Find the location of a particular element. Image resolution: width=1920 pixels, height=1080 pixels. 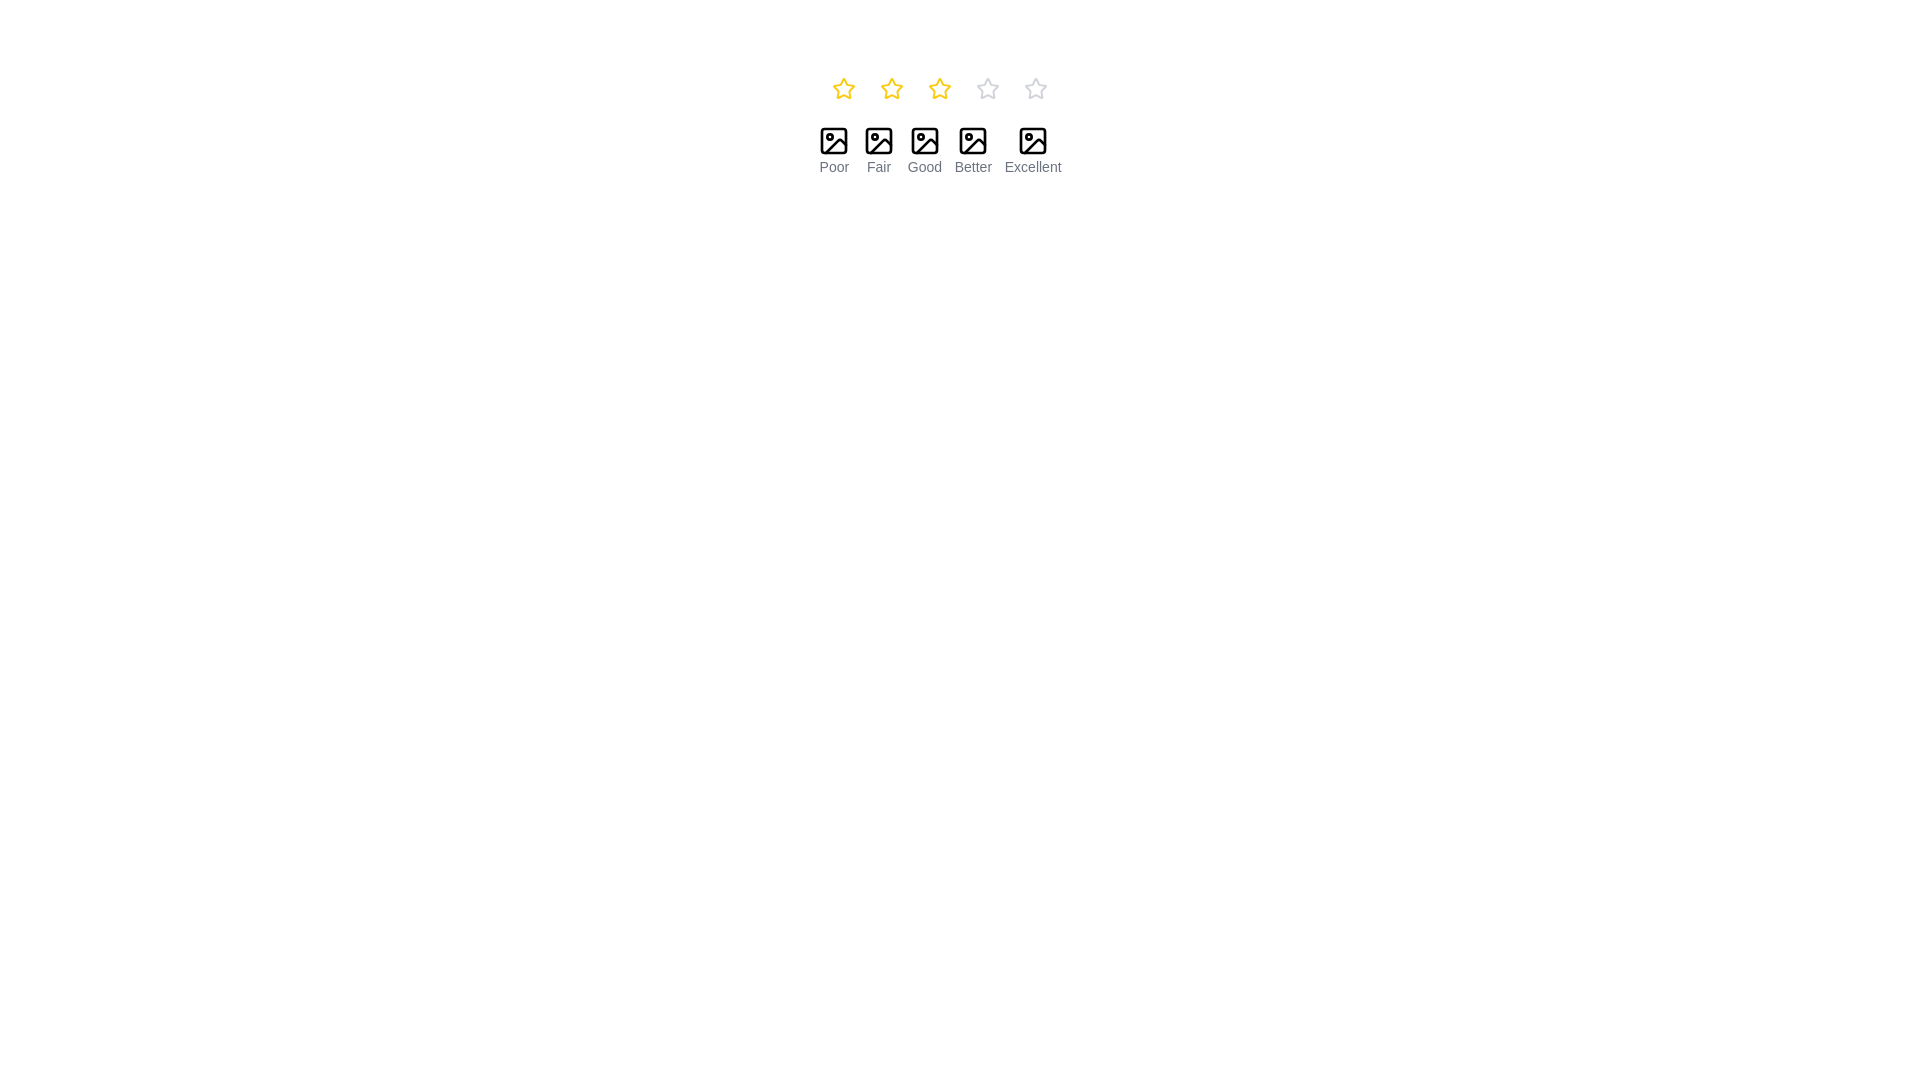

the first star icon in the rating component is located at coordinates (844, 87).